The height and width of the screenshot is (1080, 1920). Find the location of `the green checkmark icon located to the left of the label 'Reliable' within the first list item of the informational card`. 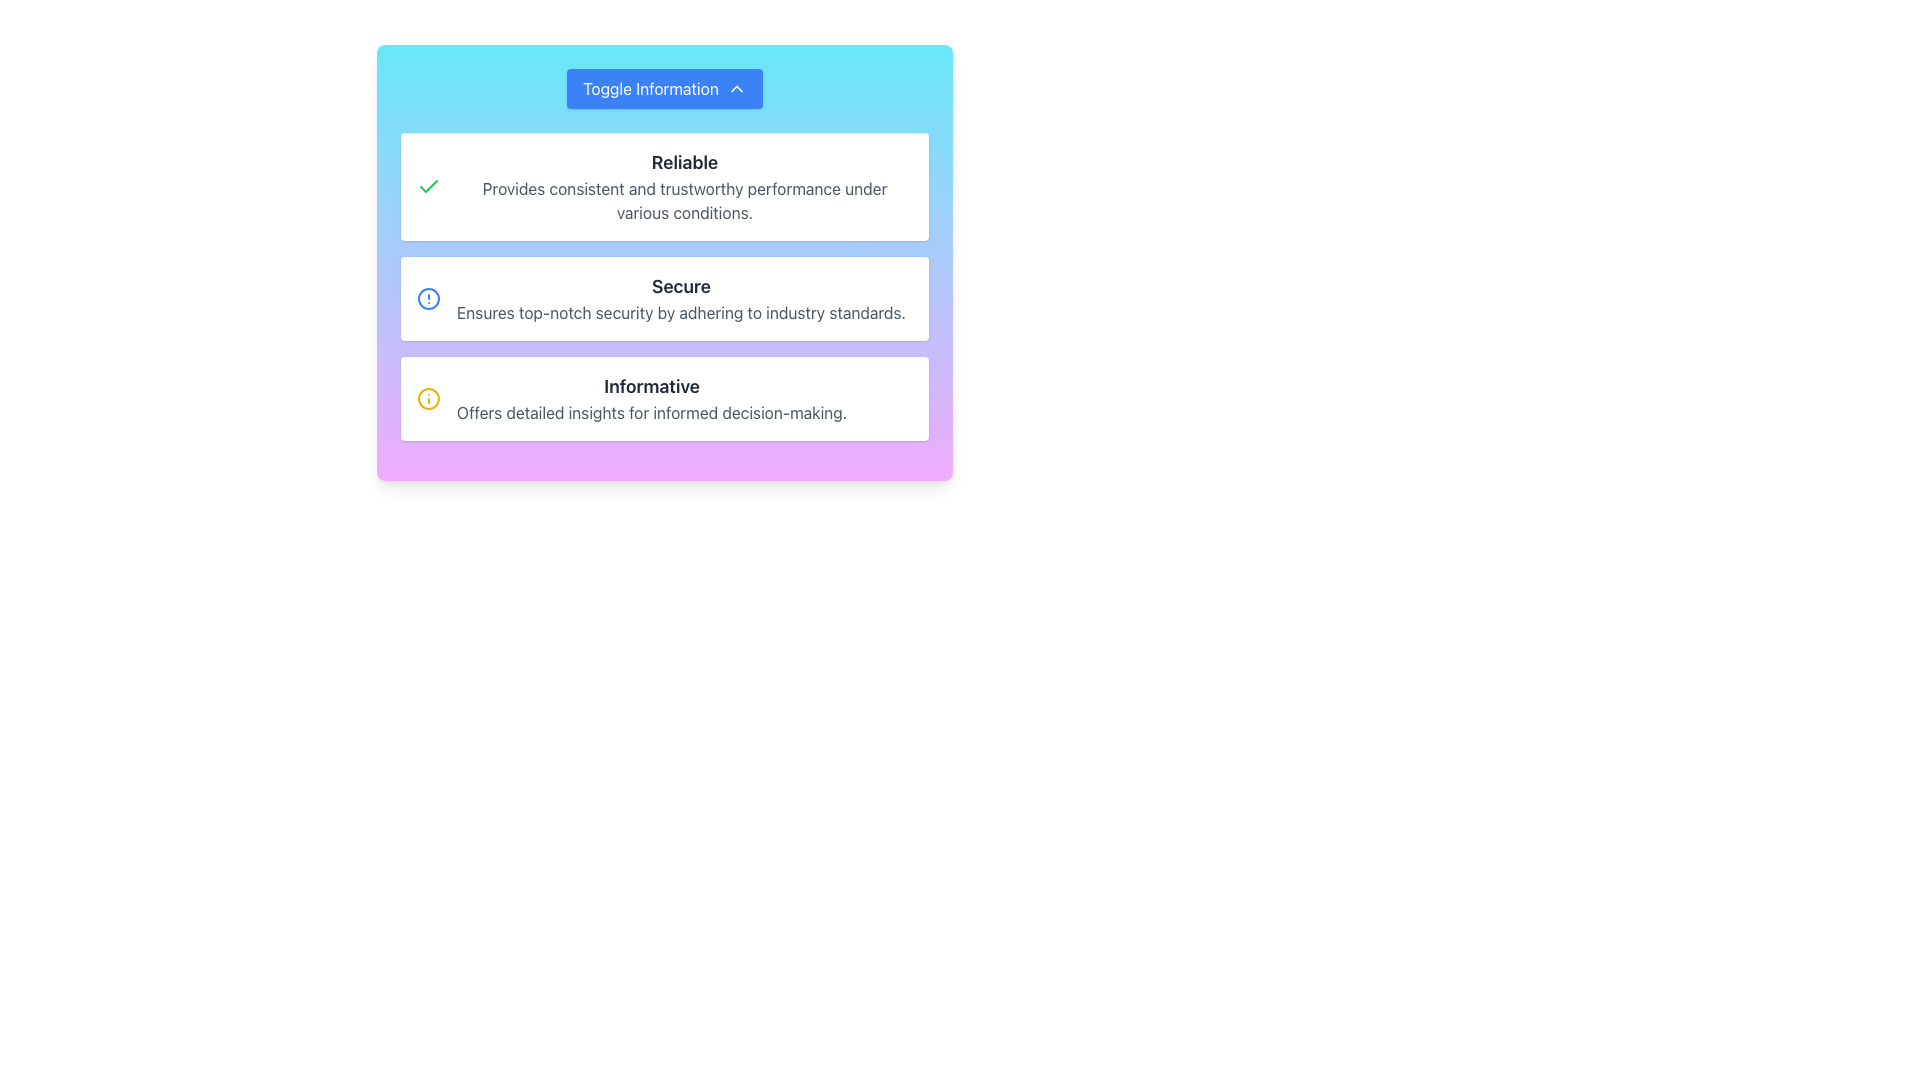

the green checkmark icon located to the left of the label 'Reliable' within the first list item of the informational card is located at coordinates (427, 186).